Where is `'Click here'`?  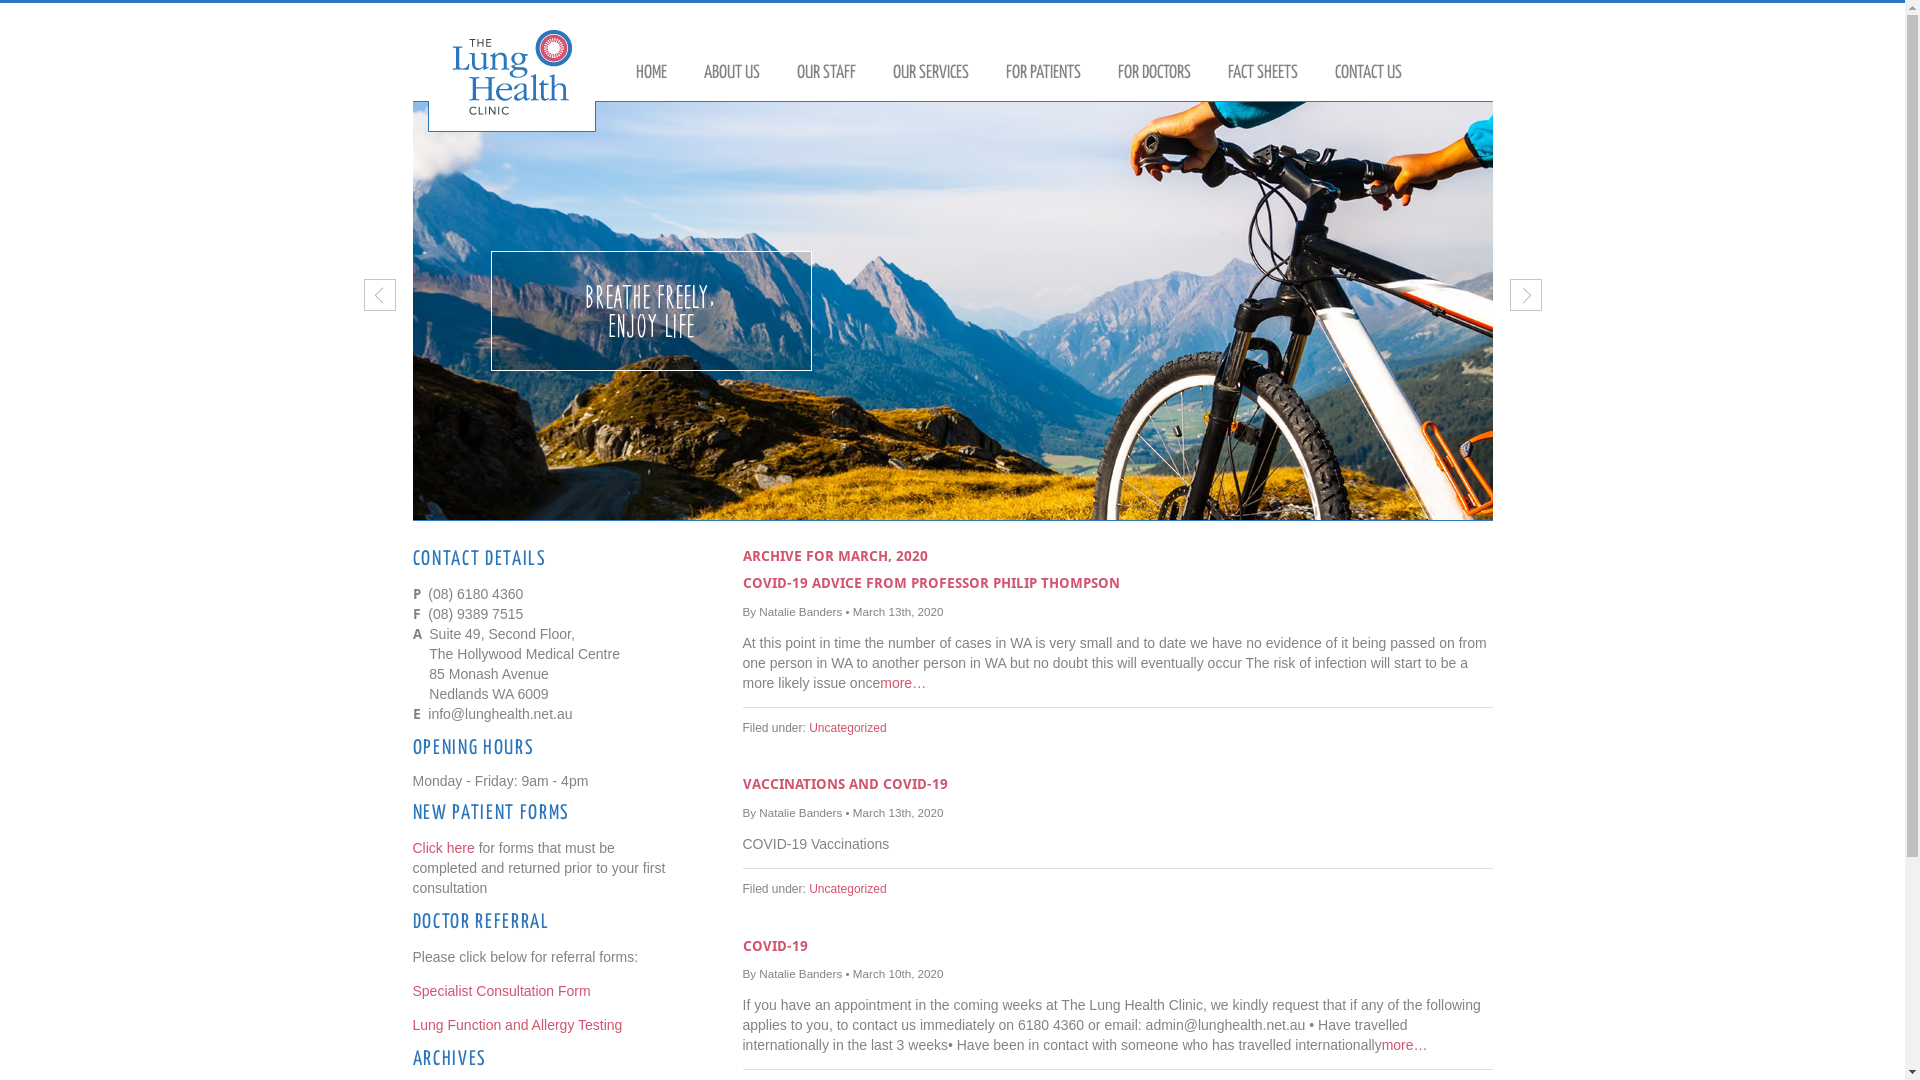
'Click here' is located at coordinates (441, 848).